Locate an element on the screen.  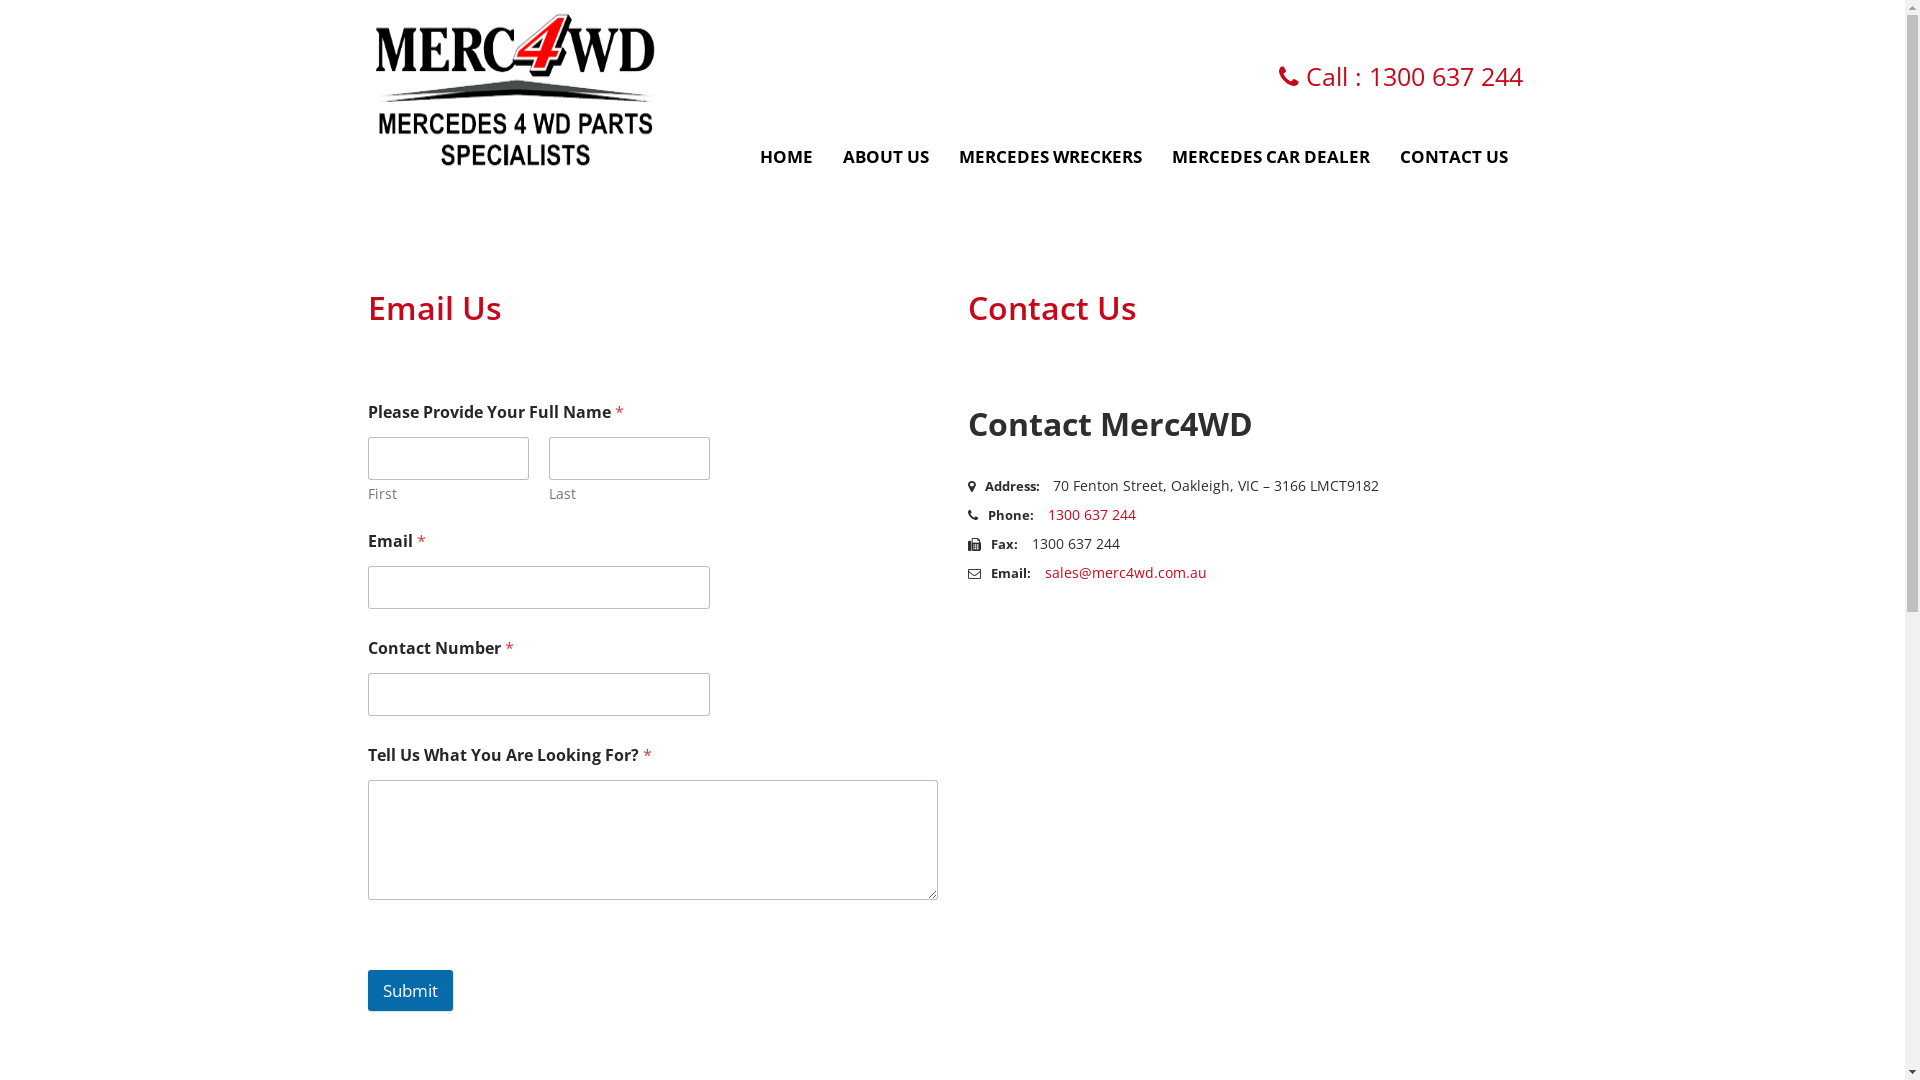
'Submit' is located at coordinates (368, 990).